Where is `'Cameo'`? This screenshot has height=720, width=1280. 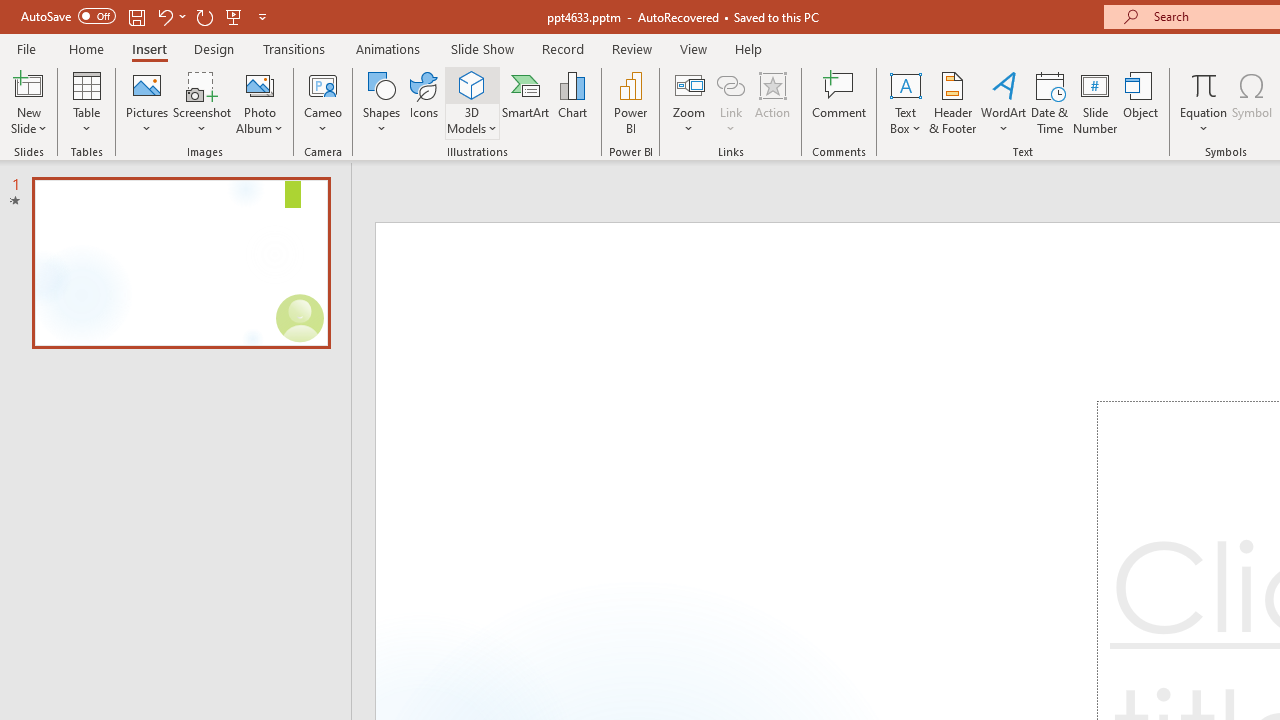
'Cameo' is located at coordinates (323, 103).